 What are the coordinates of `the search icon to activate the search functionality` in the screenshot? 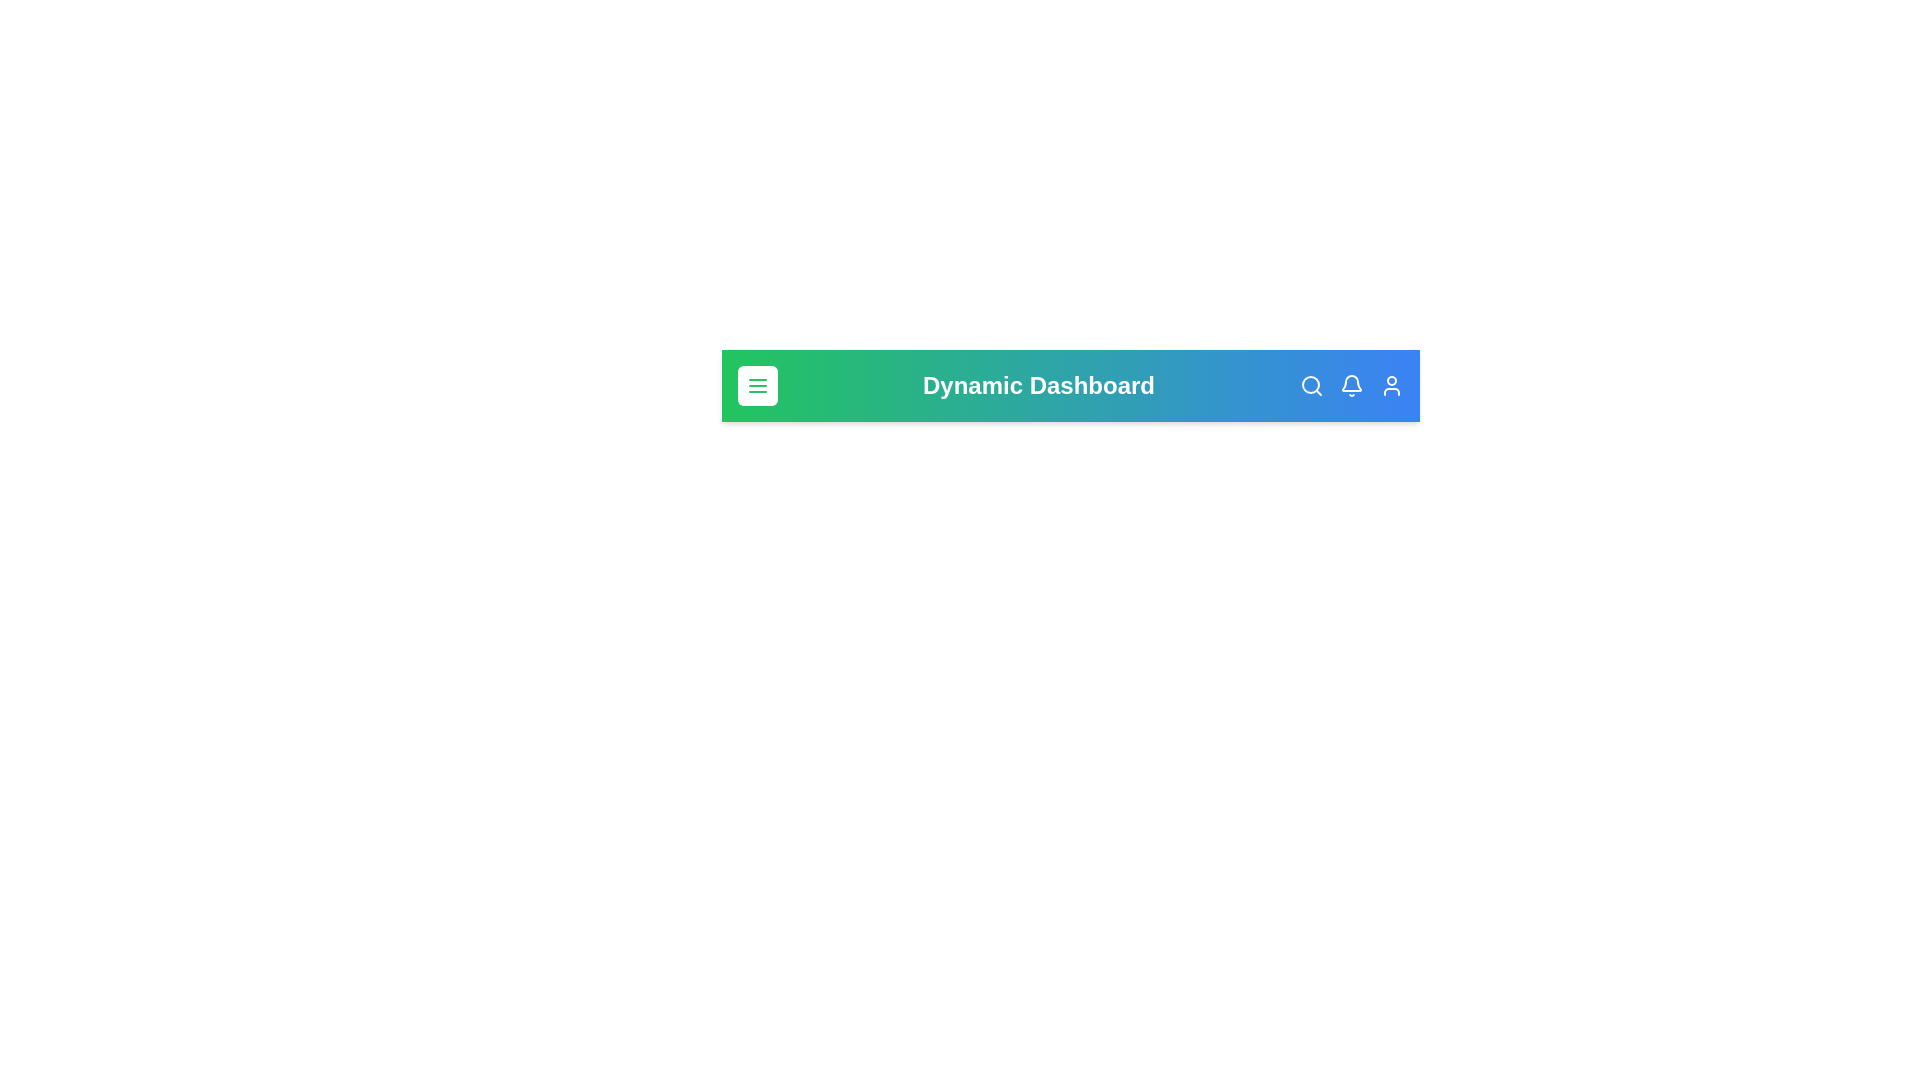 It's located at (1311, 385).